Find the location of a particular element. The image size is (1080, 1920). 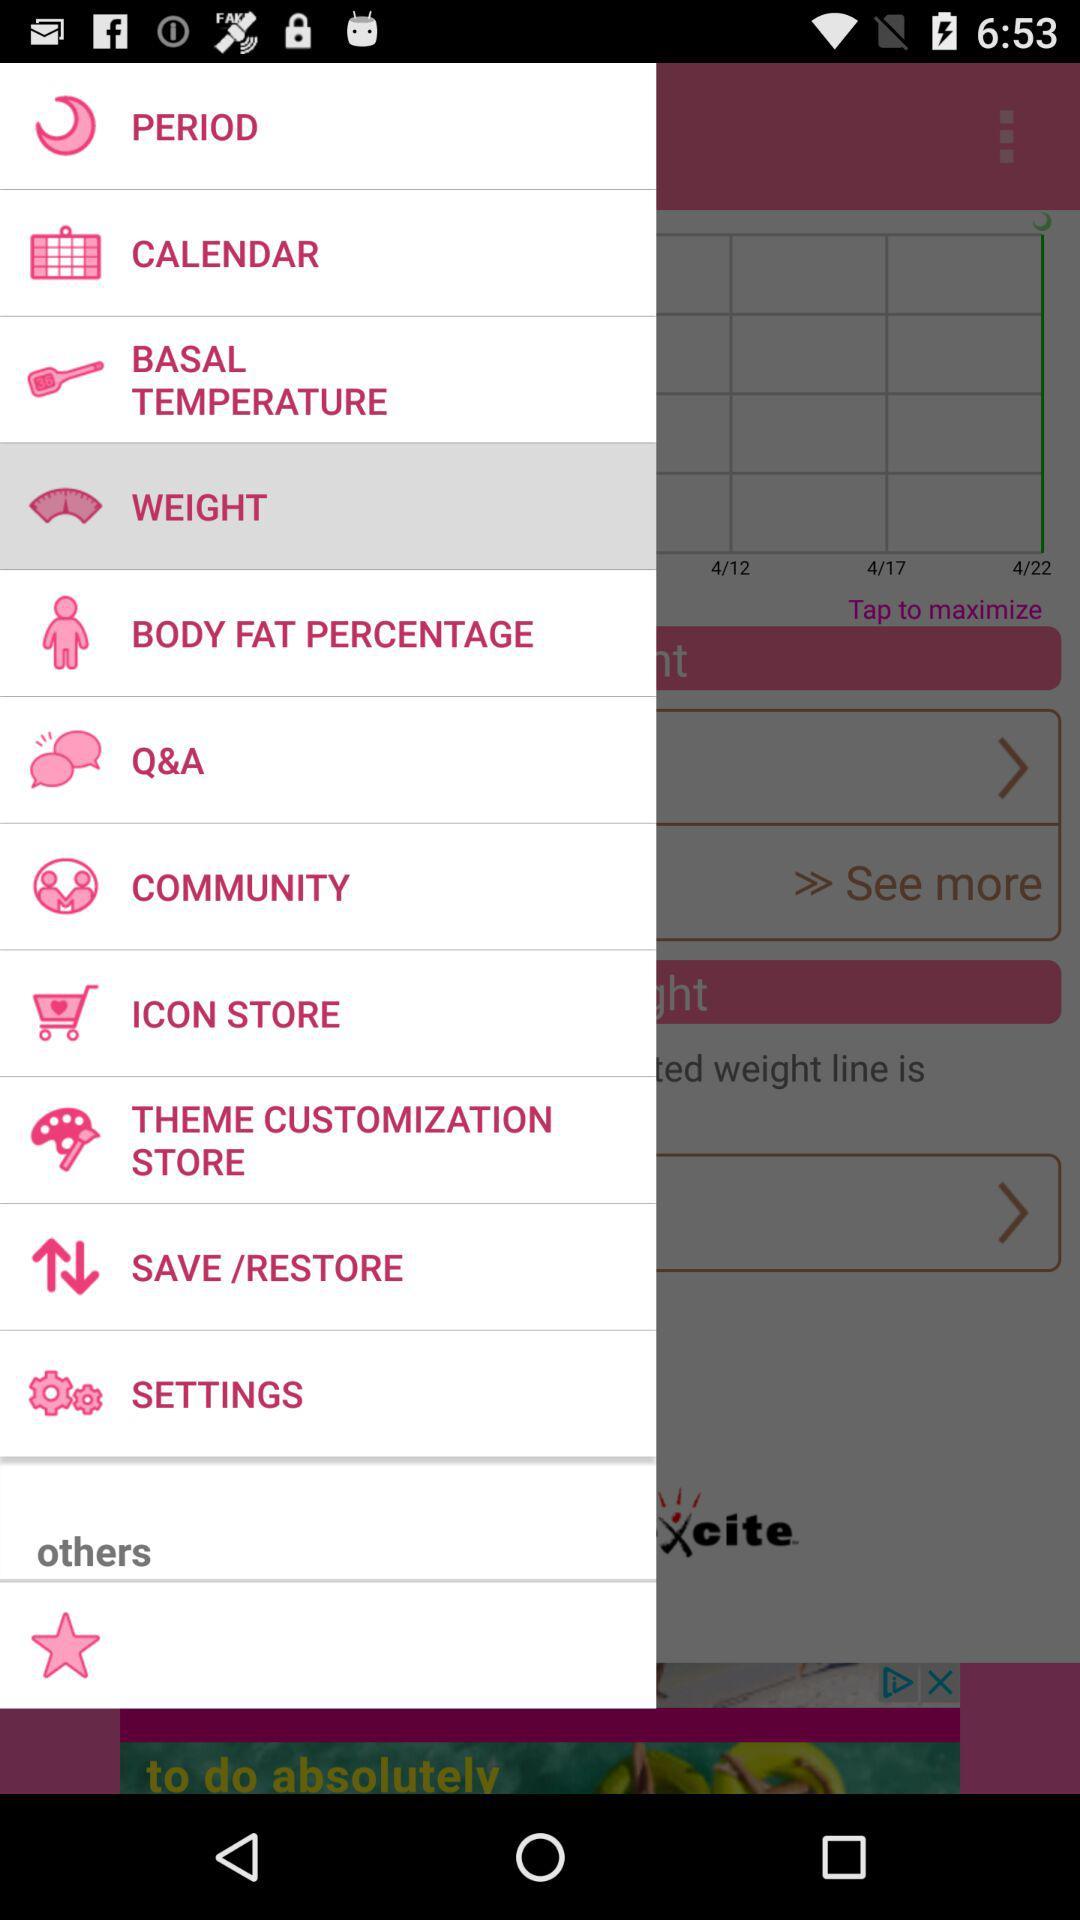

more options symbol is located at coordinates (1006, 136).